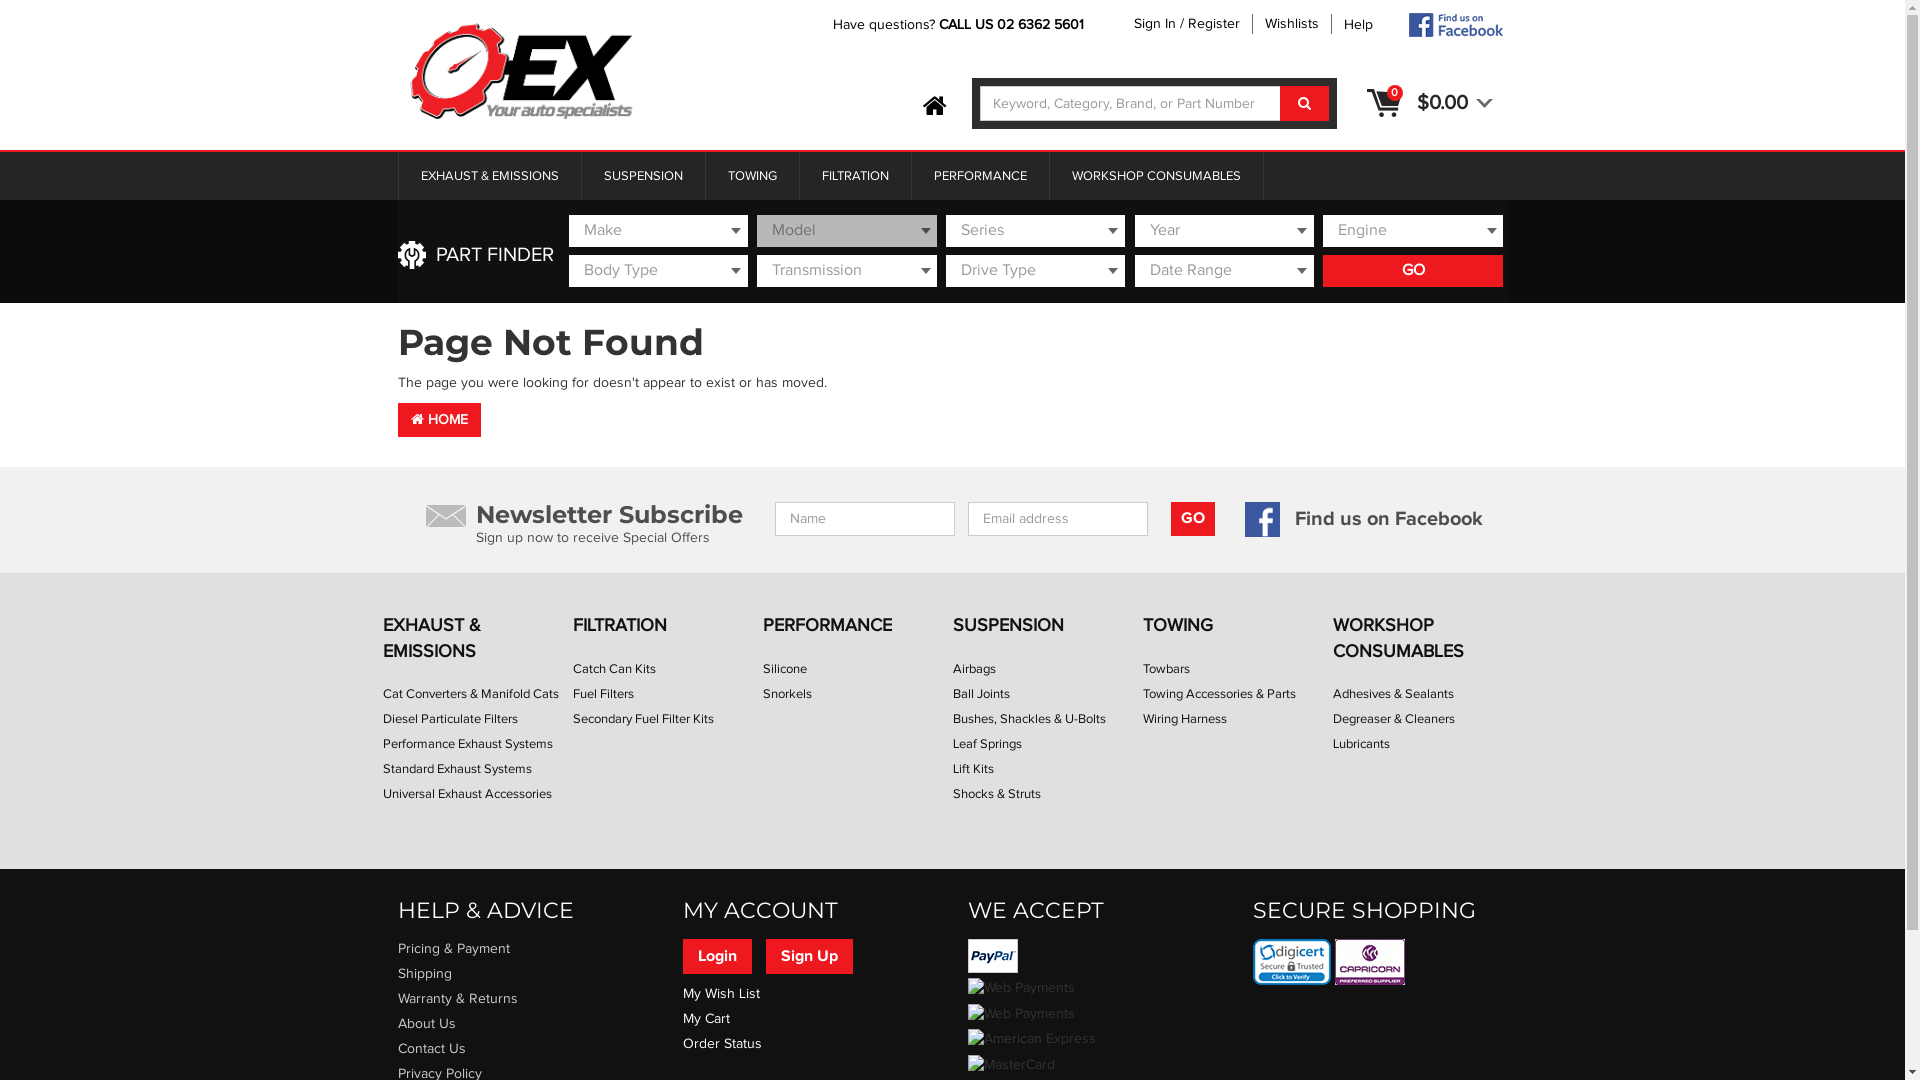  Describe the element at coordinates (522, 72) in the screenshot. I see `'O-EX AUTO Spare Parts'` at that location.